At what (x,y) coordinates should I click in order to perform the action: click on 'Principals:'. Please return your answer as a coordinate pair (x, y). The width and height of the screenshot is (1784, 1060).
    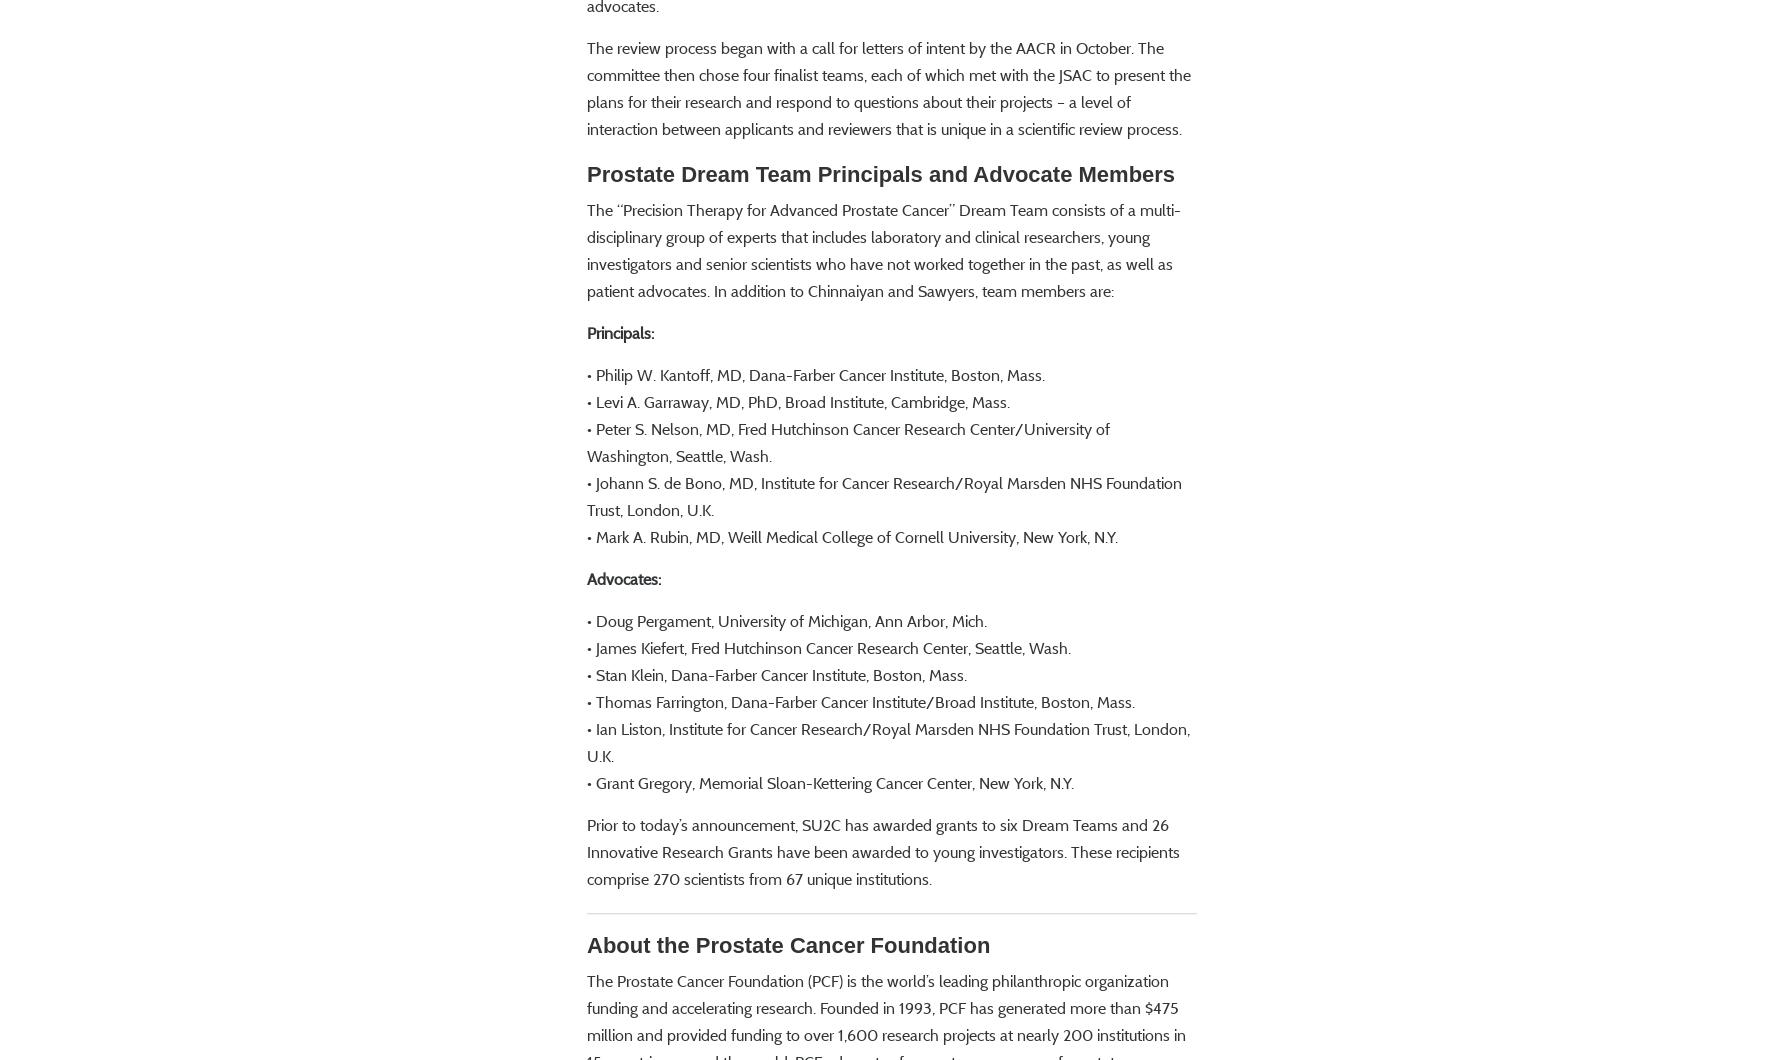
    Looking at the image, I should click on (619, 391).